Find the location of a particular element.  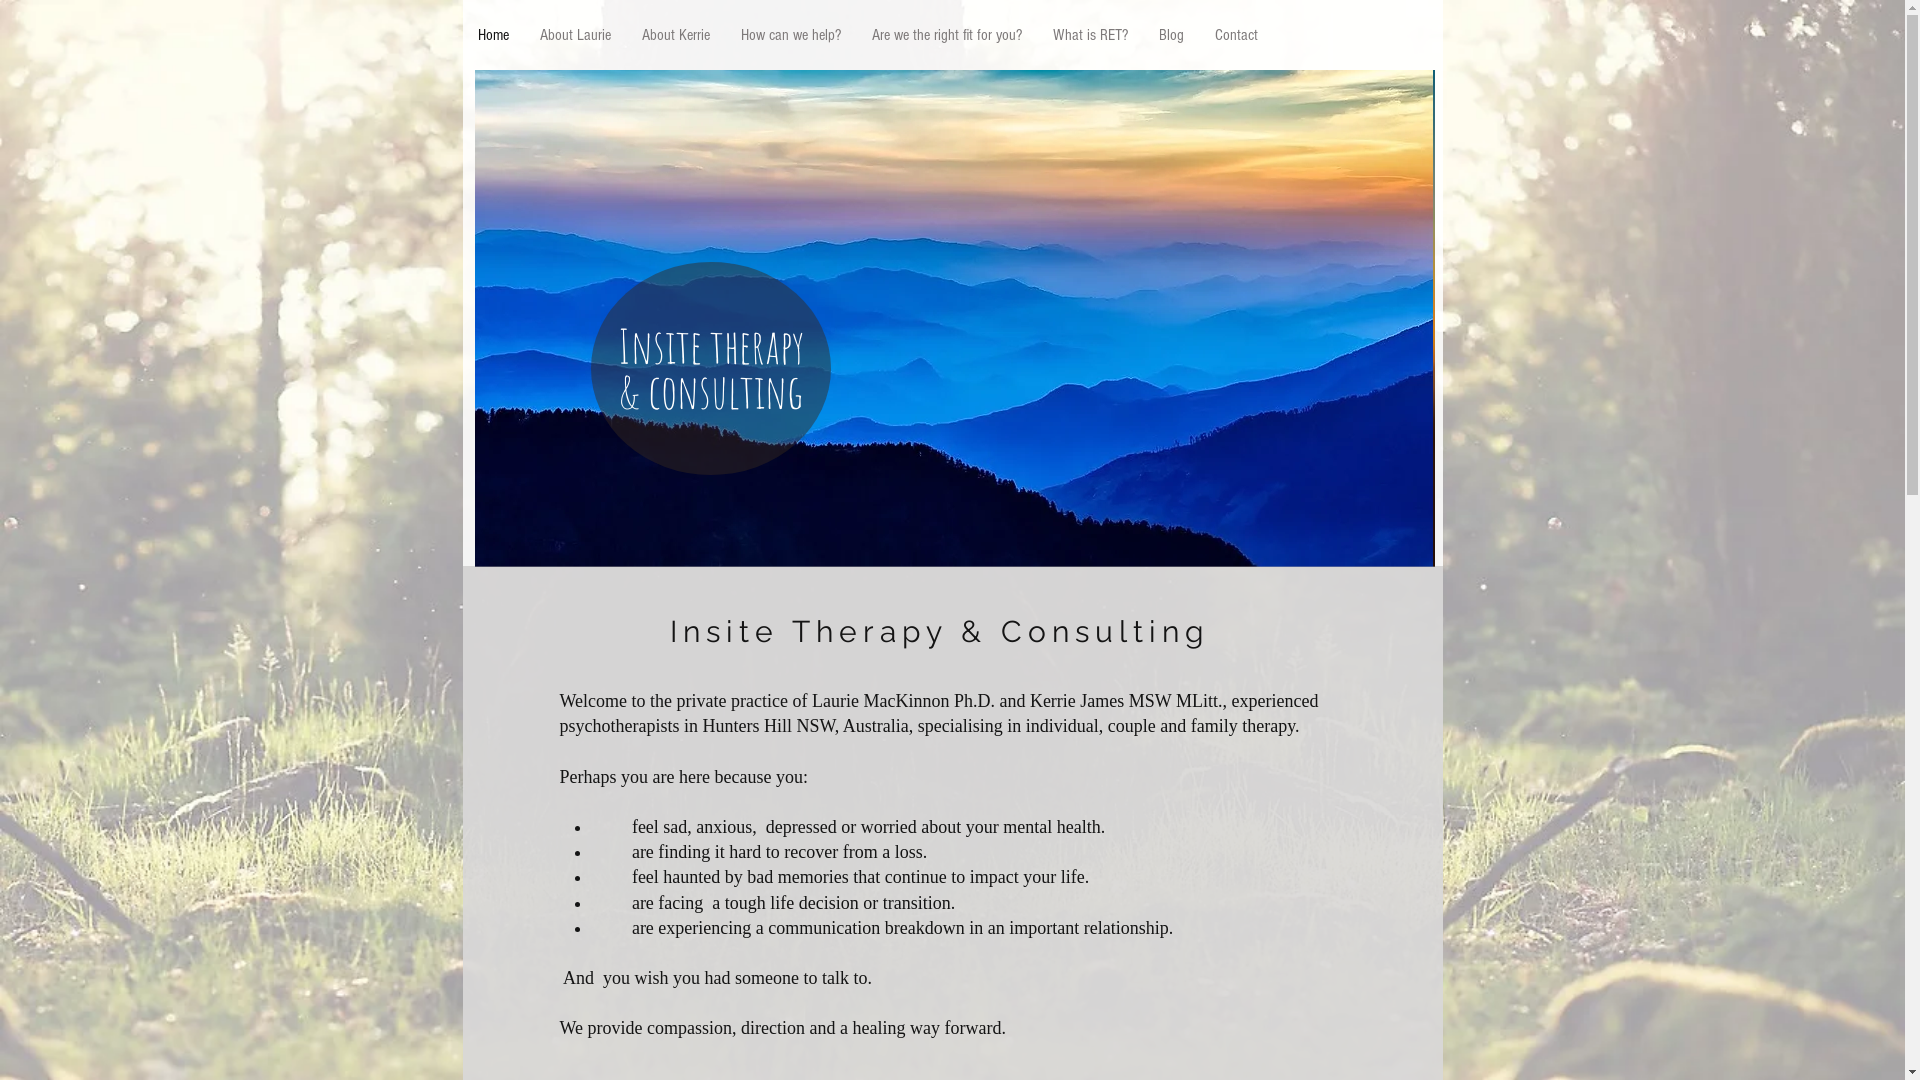

'Home' is located at coordinates (492, 35).